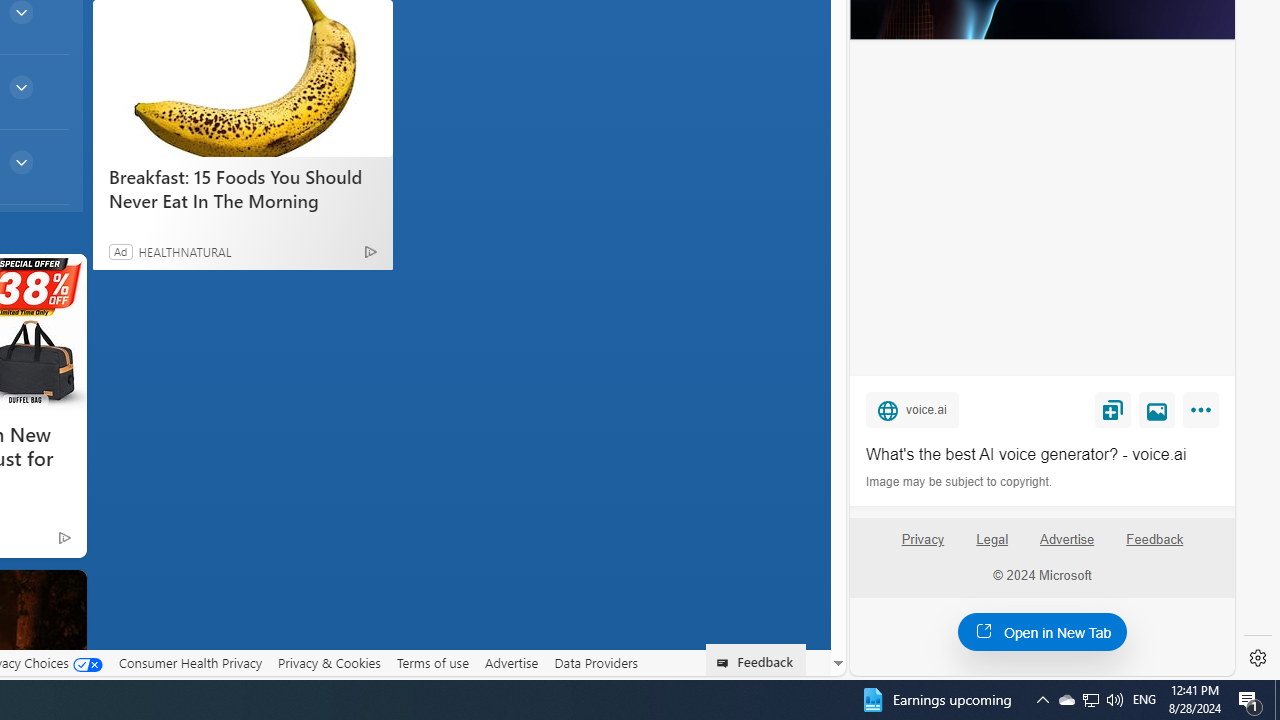 The width and height of the screenshot is (1280, 720). Describe the element at coordinates (1157, 408) in the screenshot. I see `'View image'` at that location.